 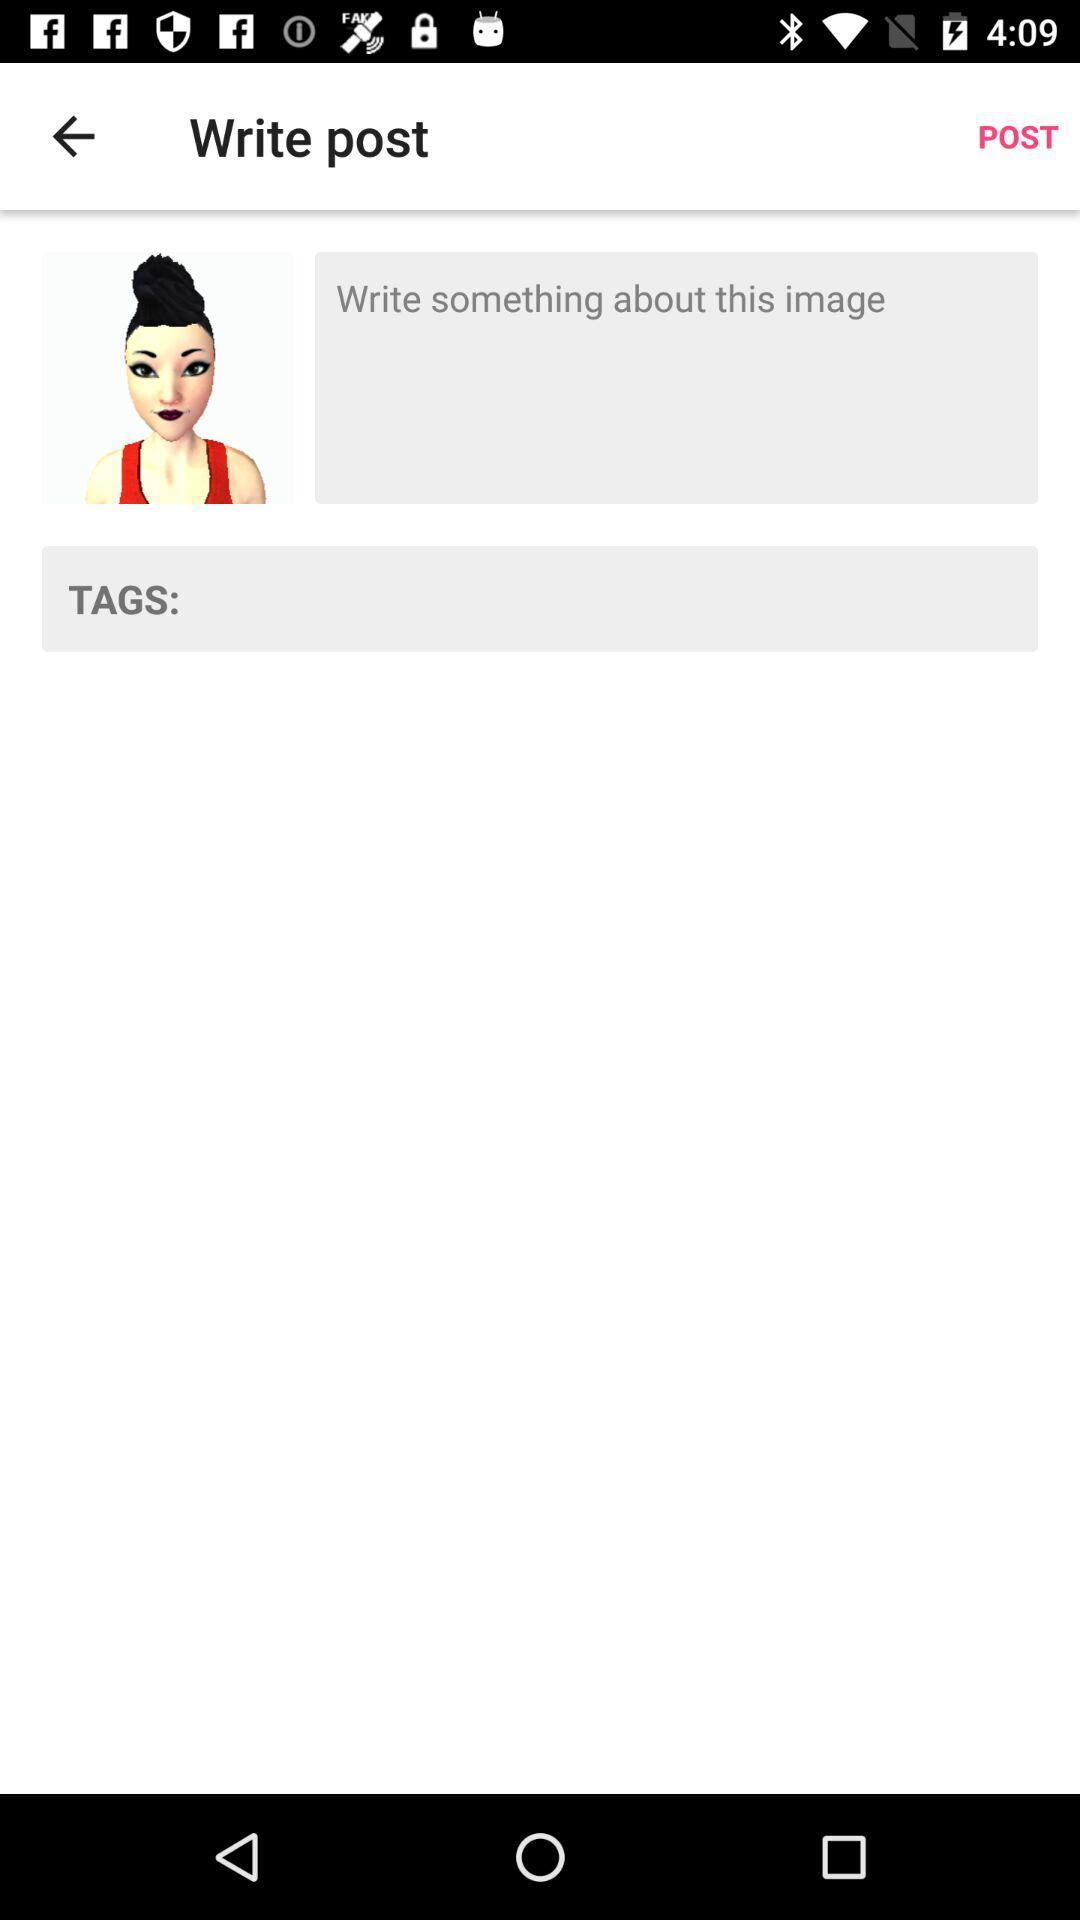 What do you see at coordinates (621, 597) in the screenshot?
I see `insert best words who describe your photo` at bounding box center [621, 597].